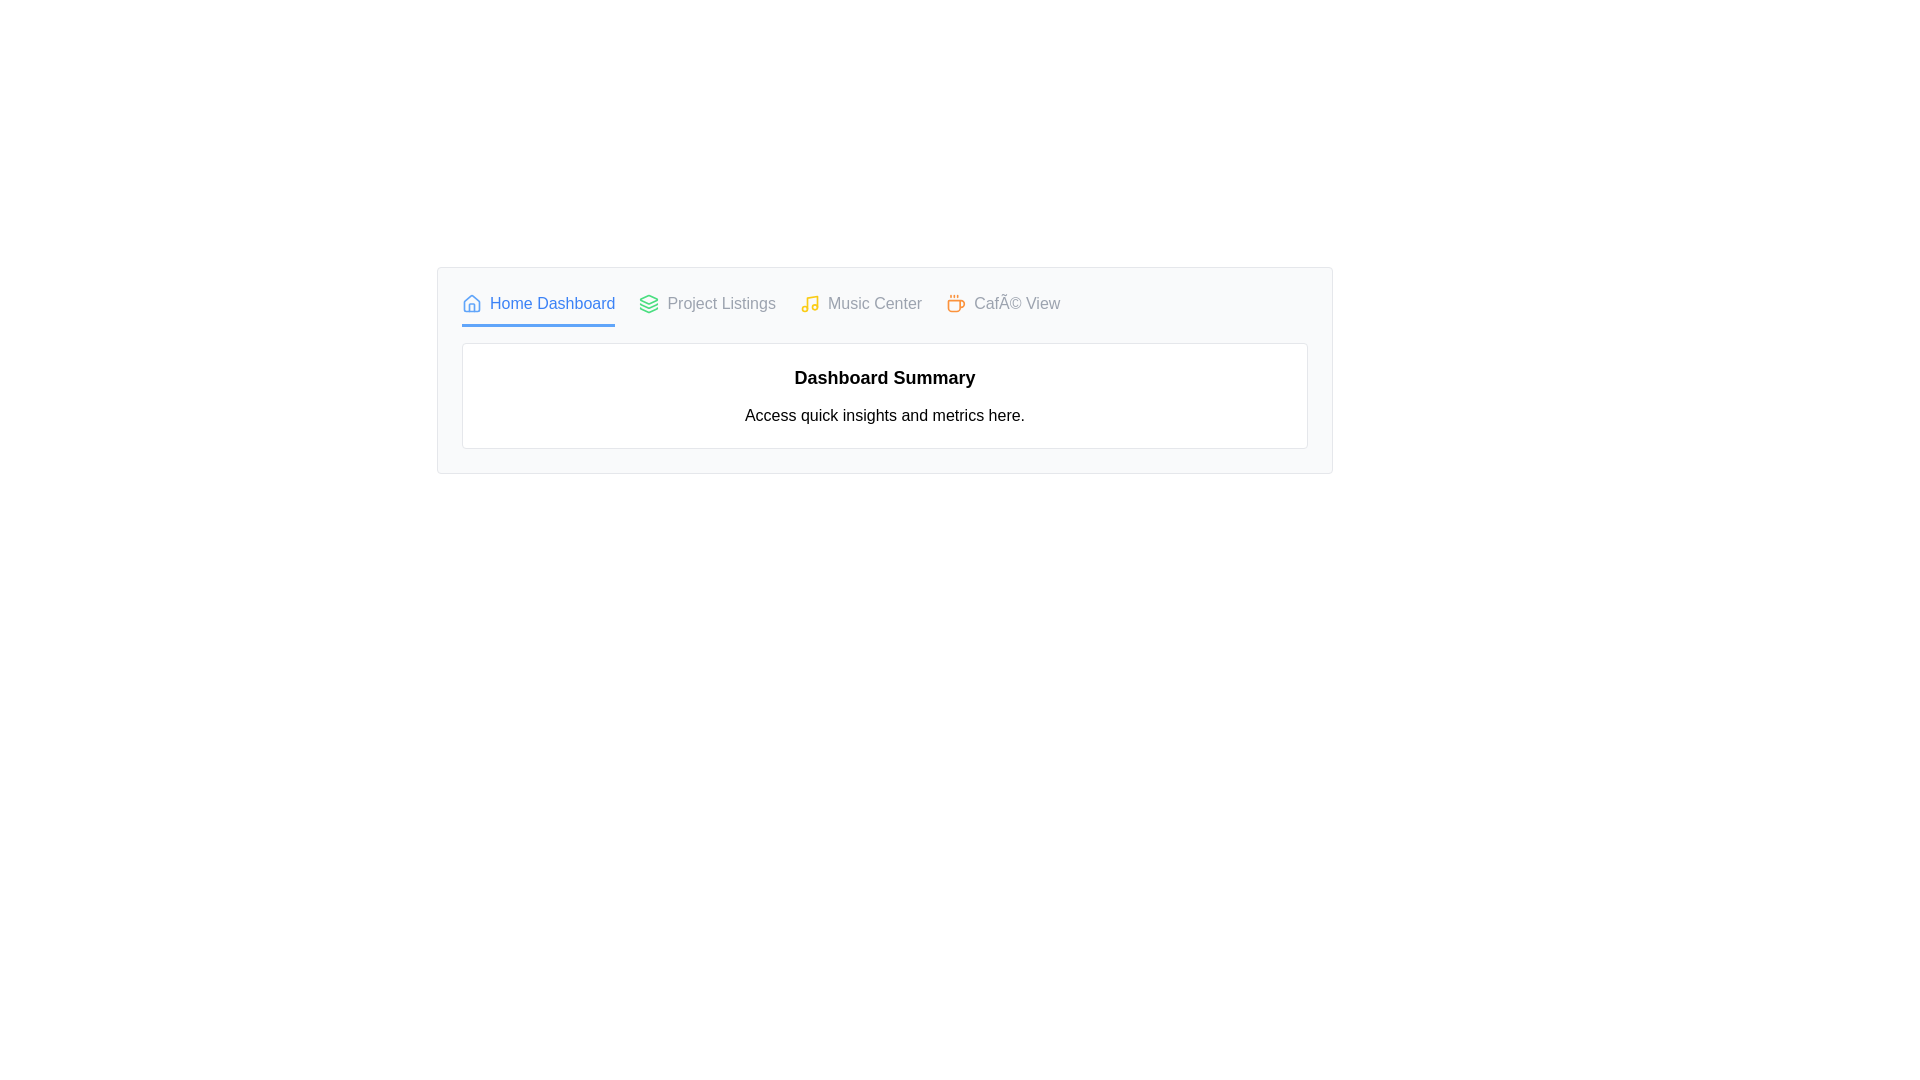  What do you see at coordinates (649, 299) in the screenshot?
I see `the triangular shape icon located in the navigation bar on the left side, which is styled with lightweight line strokes and green coloring, as it is the topmost layer of a stacked icon` at bounding box center [649, 299].